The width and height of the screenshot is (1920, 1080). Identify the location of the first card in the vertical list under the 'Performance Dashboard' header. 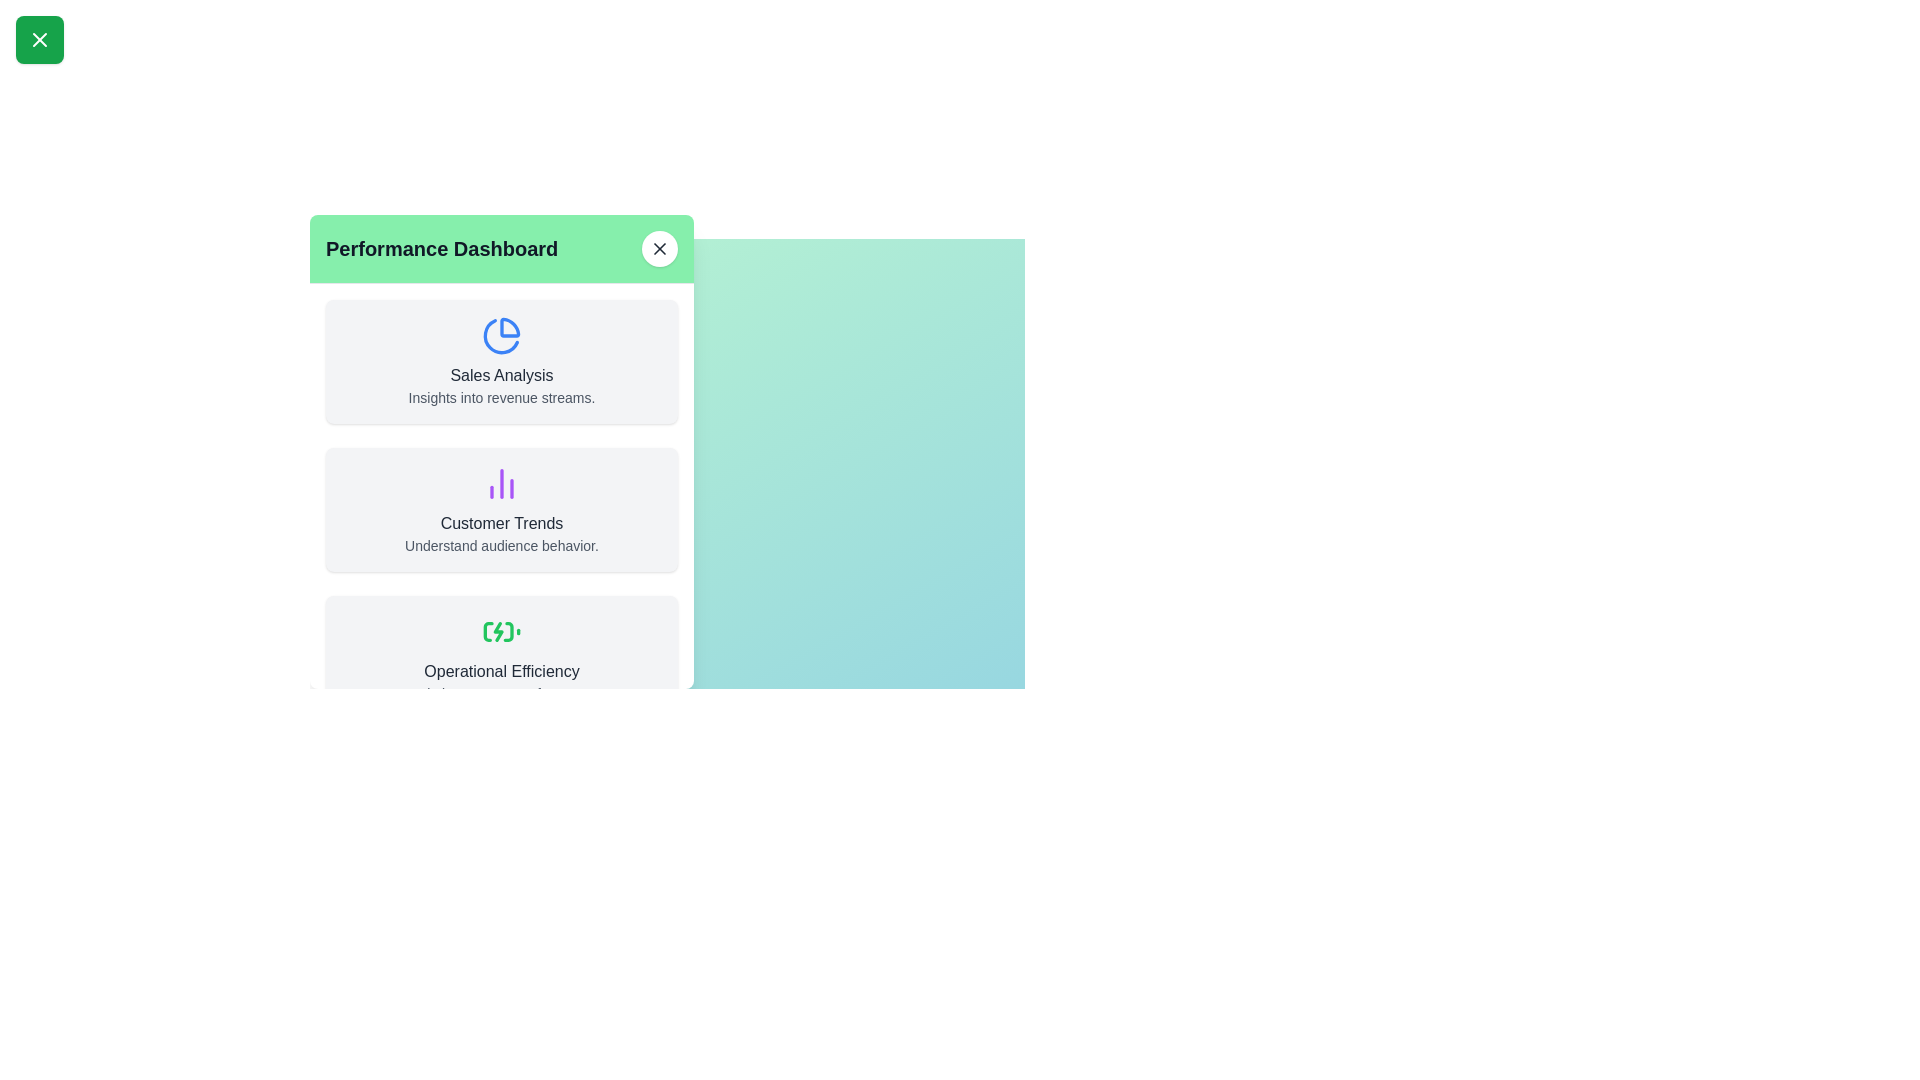
(502, 362).